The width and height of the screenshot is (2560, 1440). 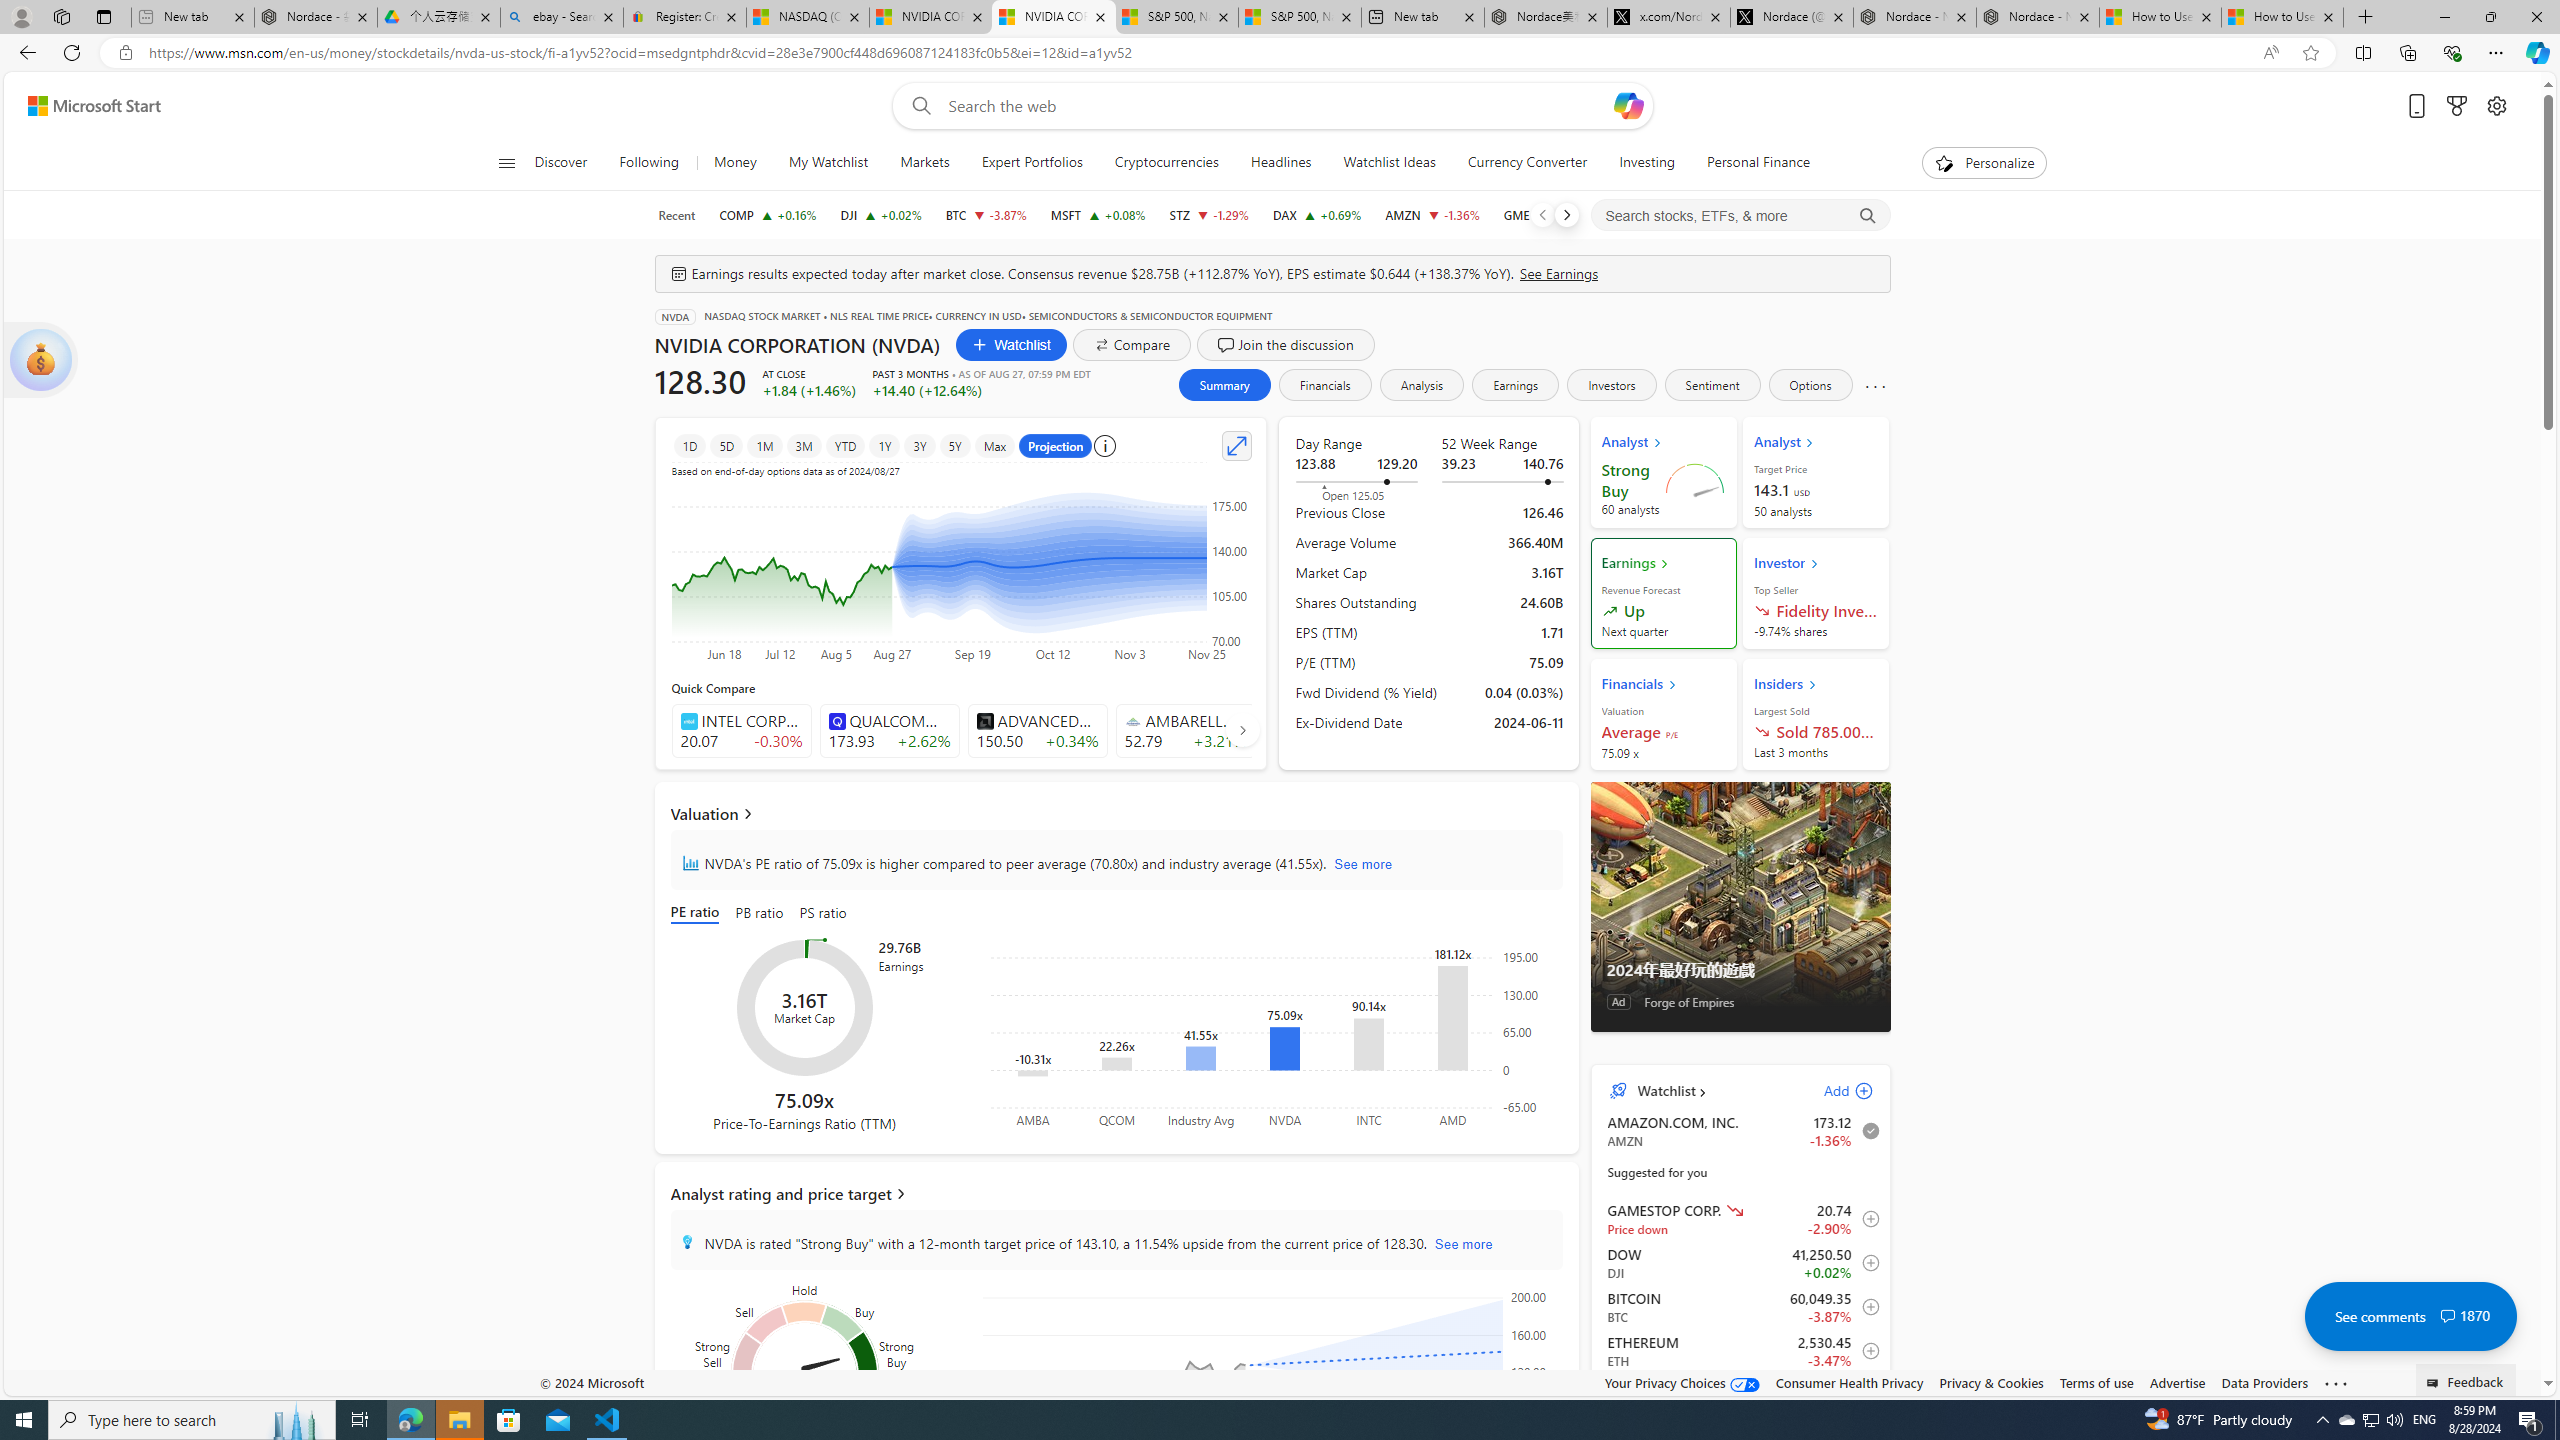 I want to click on 'x.com/NordaceOfficial', so click(x=1668, y=16).